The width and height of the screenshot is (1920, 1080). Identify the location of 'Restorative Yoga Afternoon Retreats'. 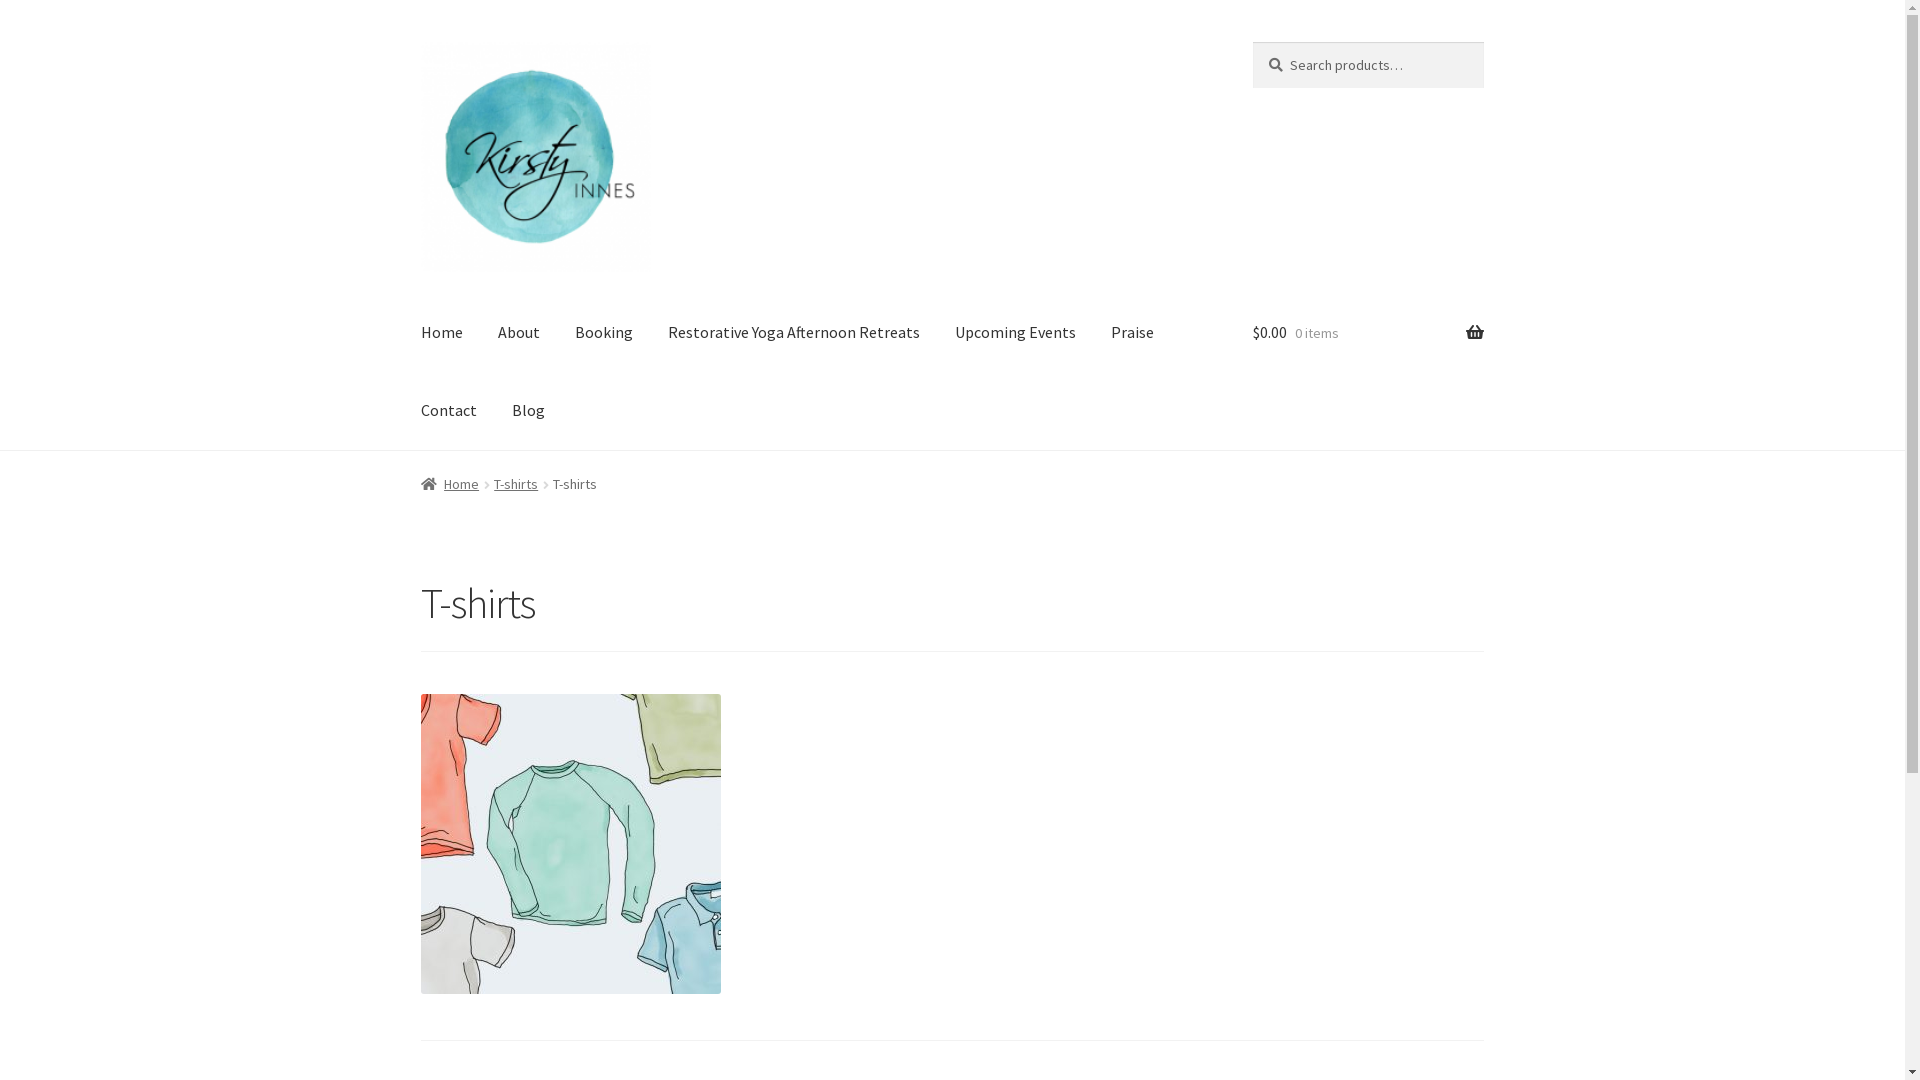
(792, 333).